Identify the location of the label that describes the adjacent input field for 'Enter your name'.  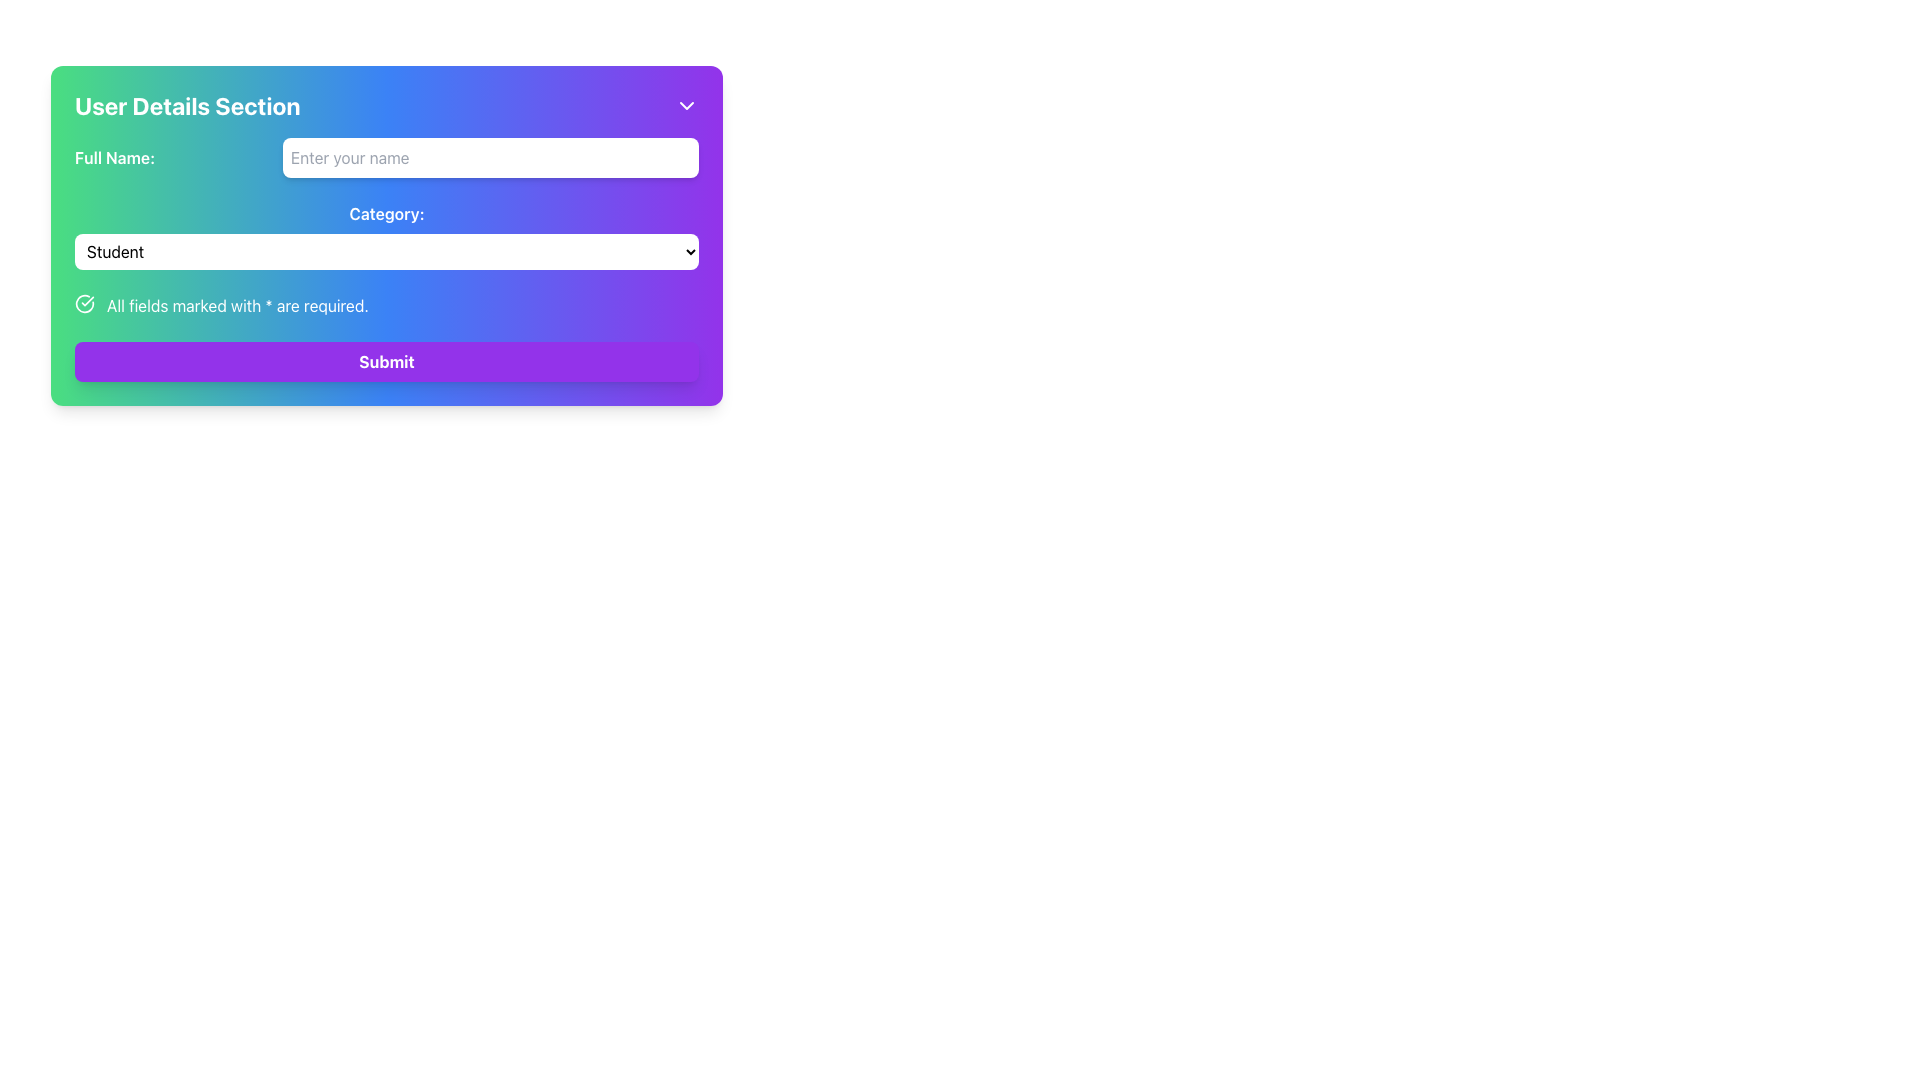
(114, 157).